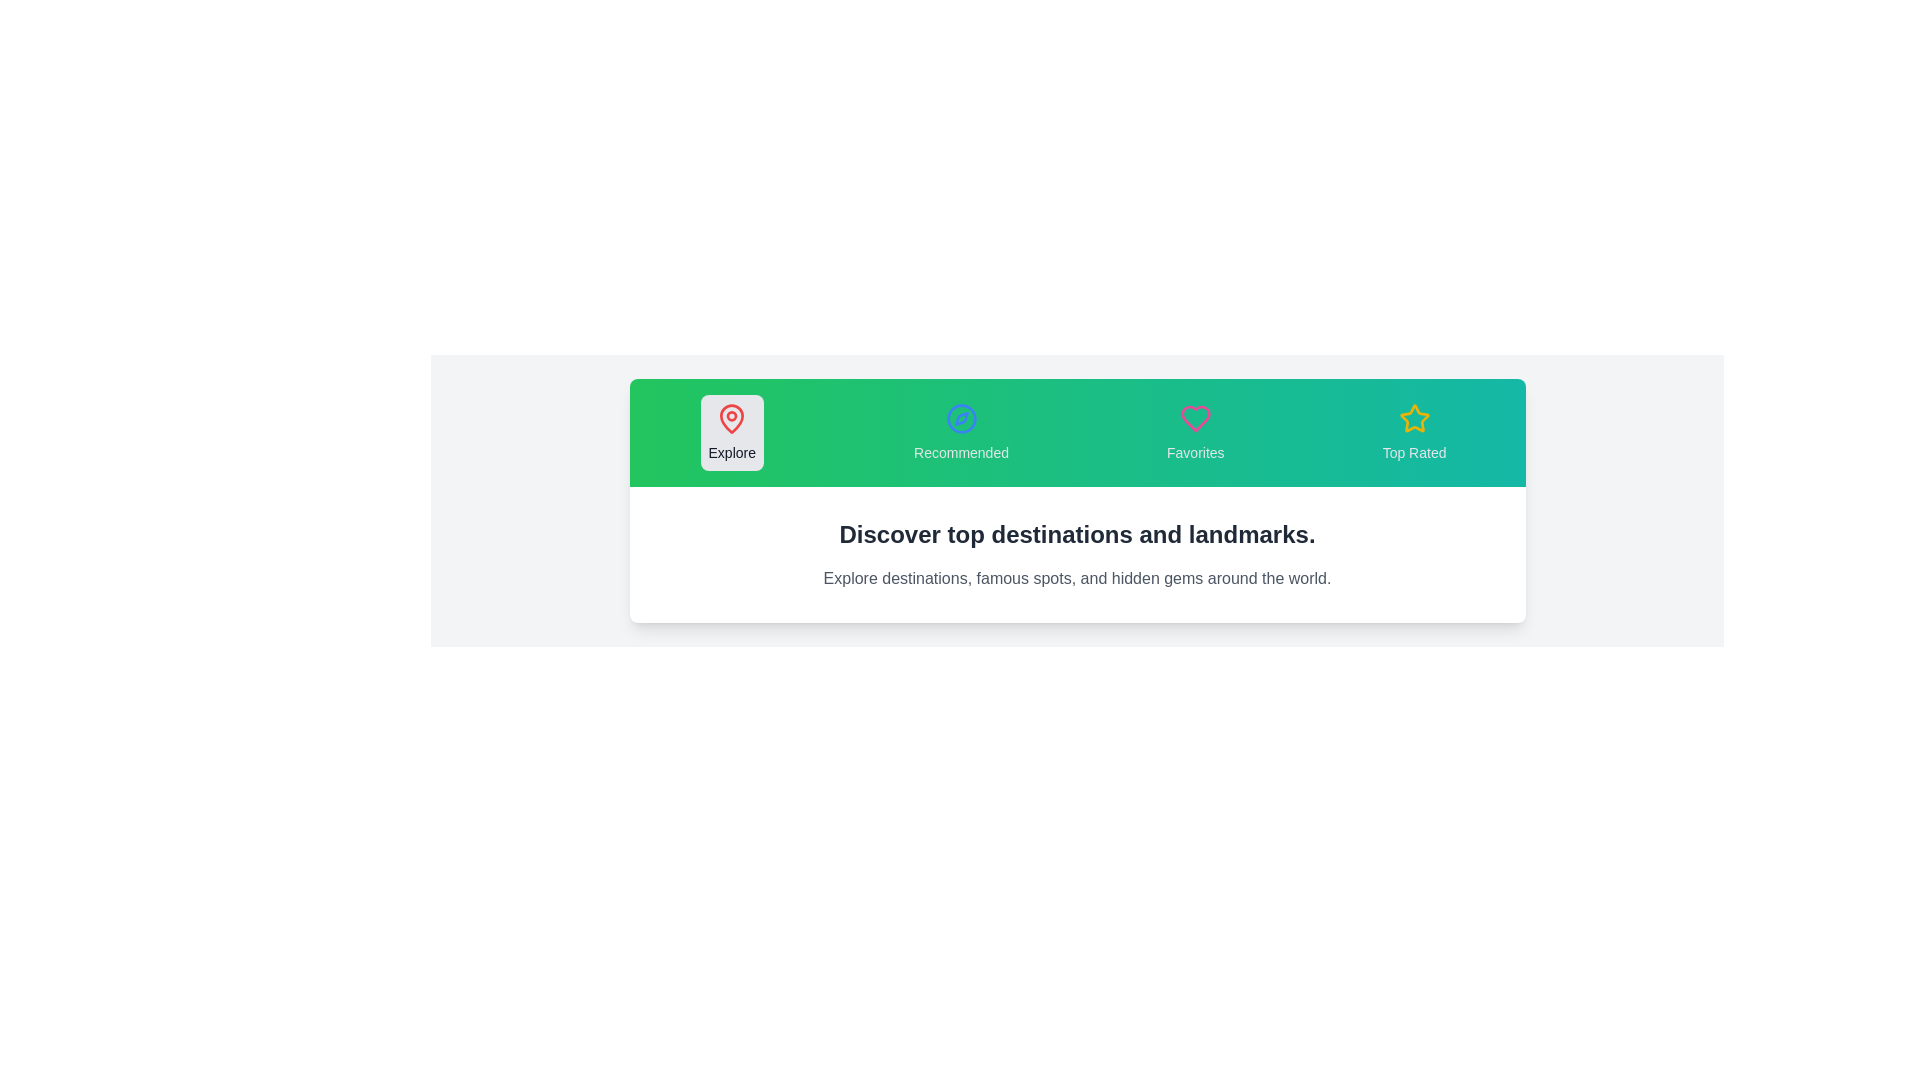  What do you see at coordinates (1195, 431) in the screenshot?
I see `the tab labeled Favorites` at bounding box center [1195, 431].